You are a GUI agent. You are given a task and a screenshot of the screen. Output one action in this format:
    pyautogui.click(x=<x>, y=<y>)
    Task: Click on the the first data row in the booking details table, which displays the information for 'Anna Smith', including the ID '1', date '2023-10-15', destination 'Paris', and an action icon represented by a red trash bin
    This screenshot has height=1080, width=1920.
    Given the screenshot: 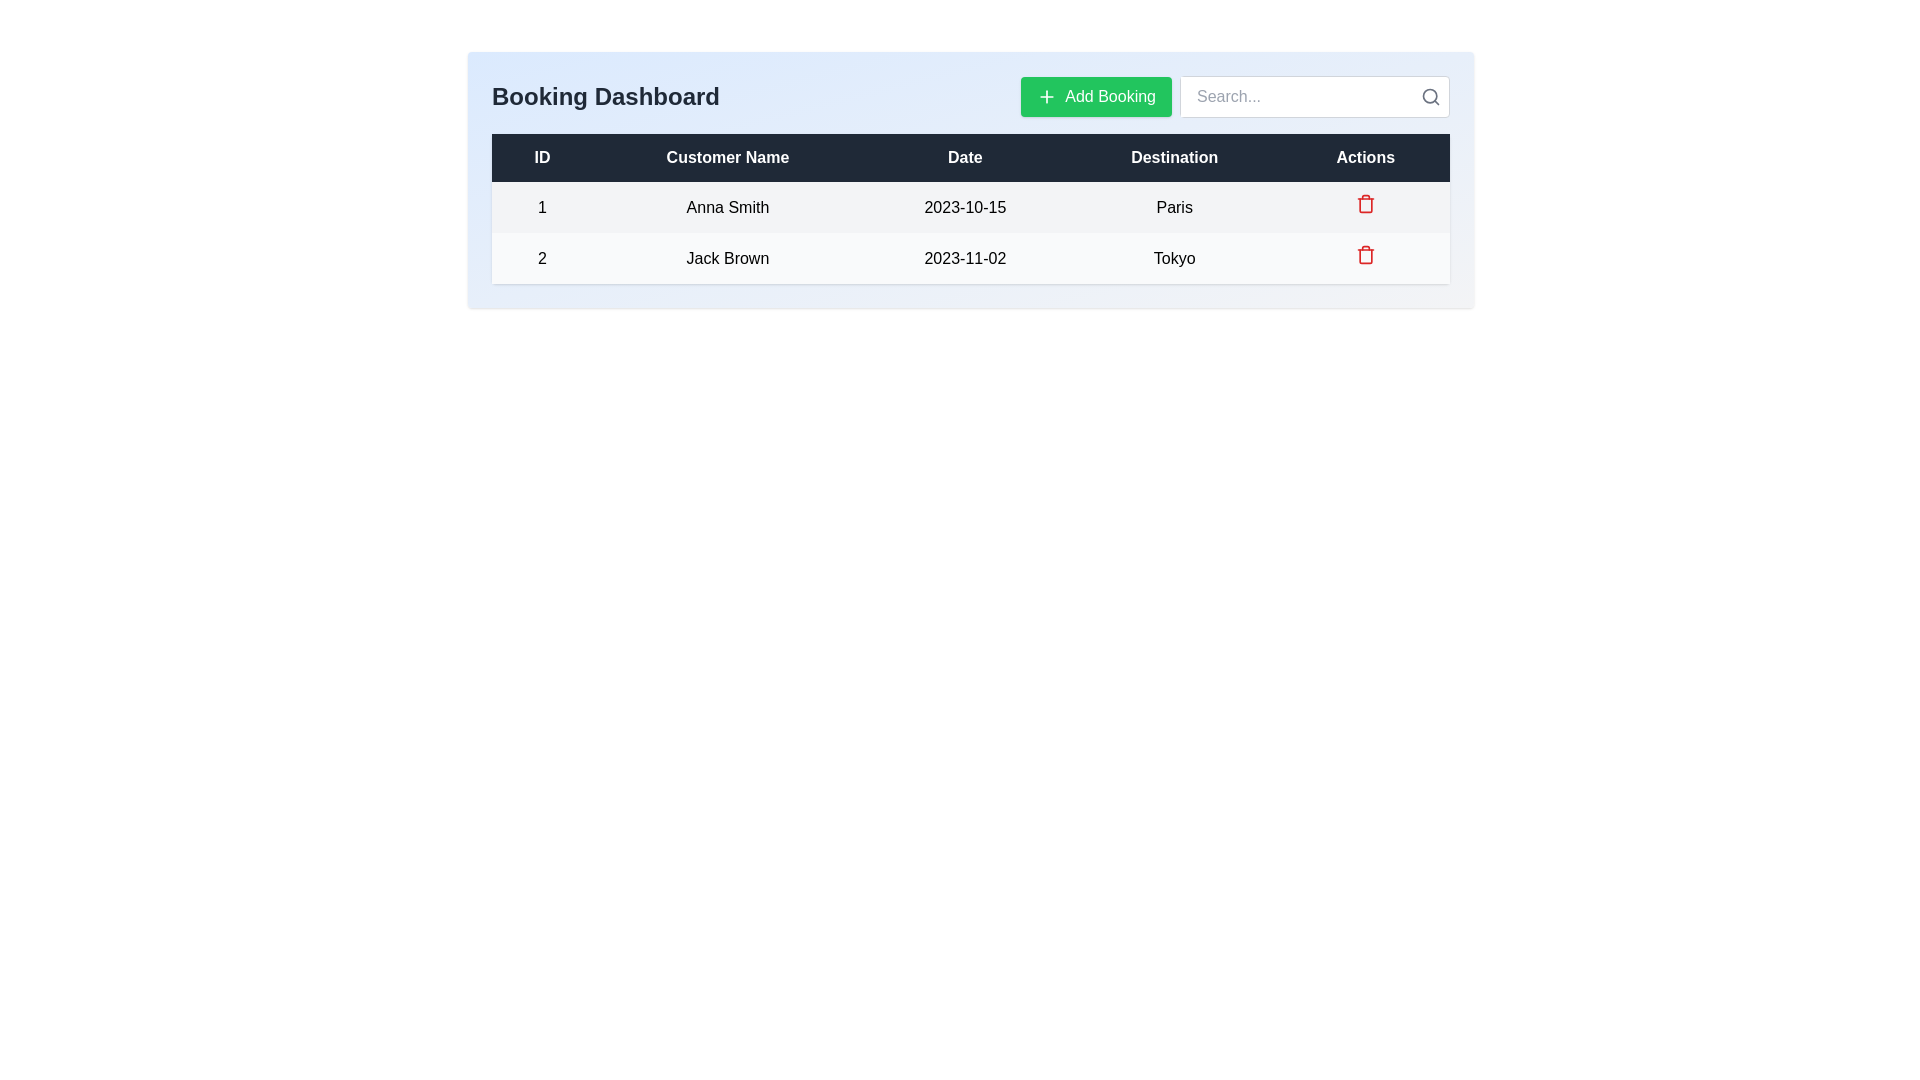 What is the action you would take?
    pyautogui.click(x=970, y=207)
    